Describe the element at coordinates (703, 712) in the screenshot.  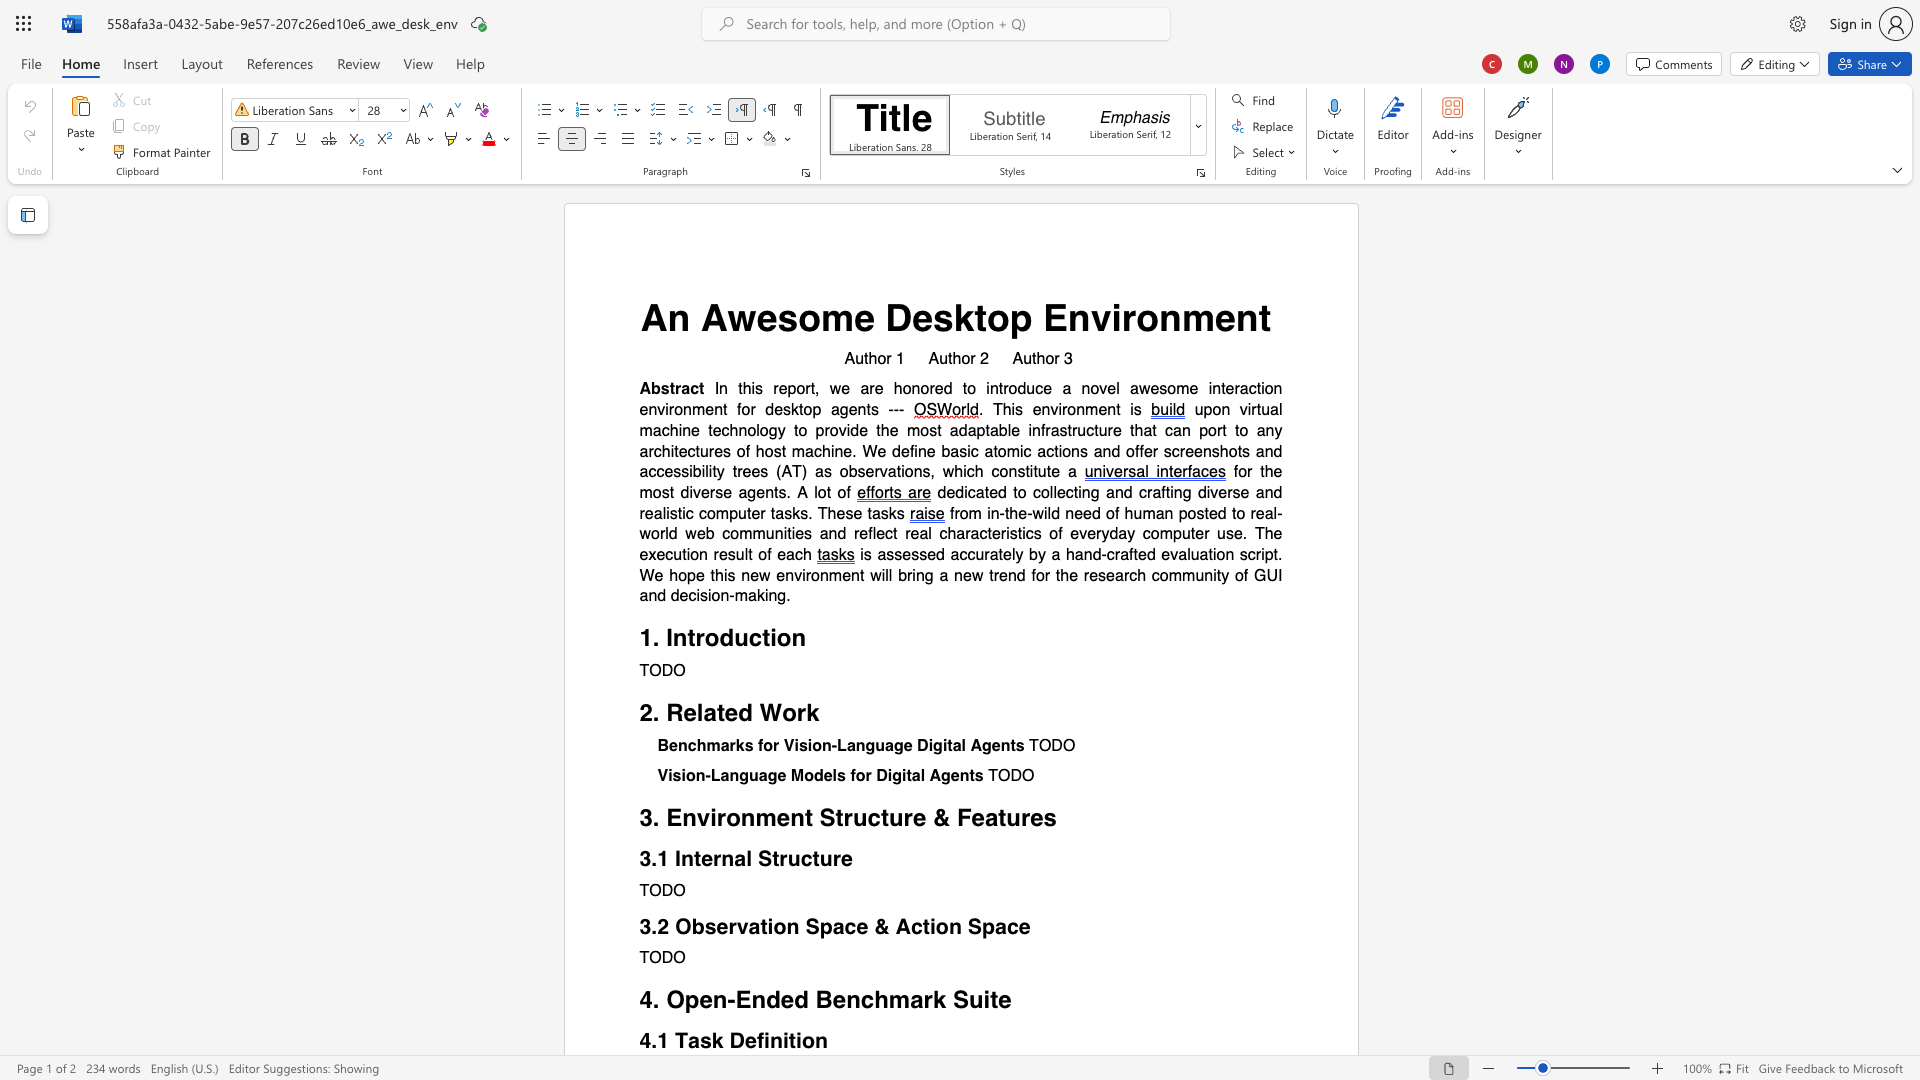
I see `the subset text "ate" within the text "2. Related Work"` at that location.